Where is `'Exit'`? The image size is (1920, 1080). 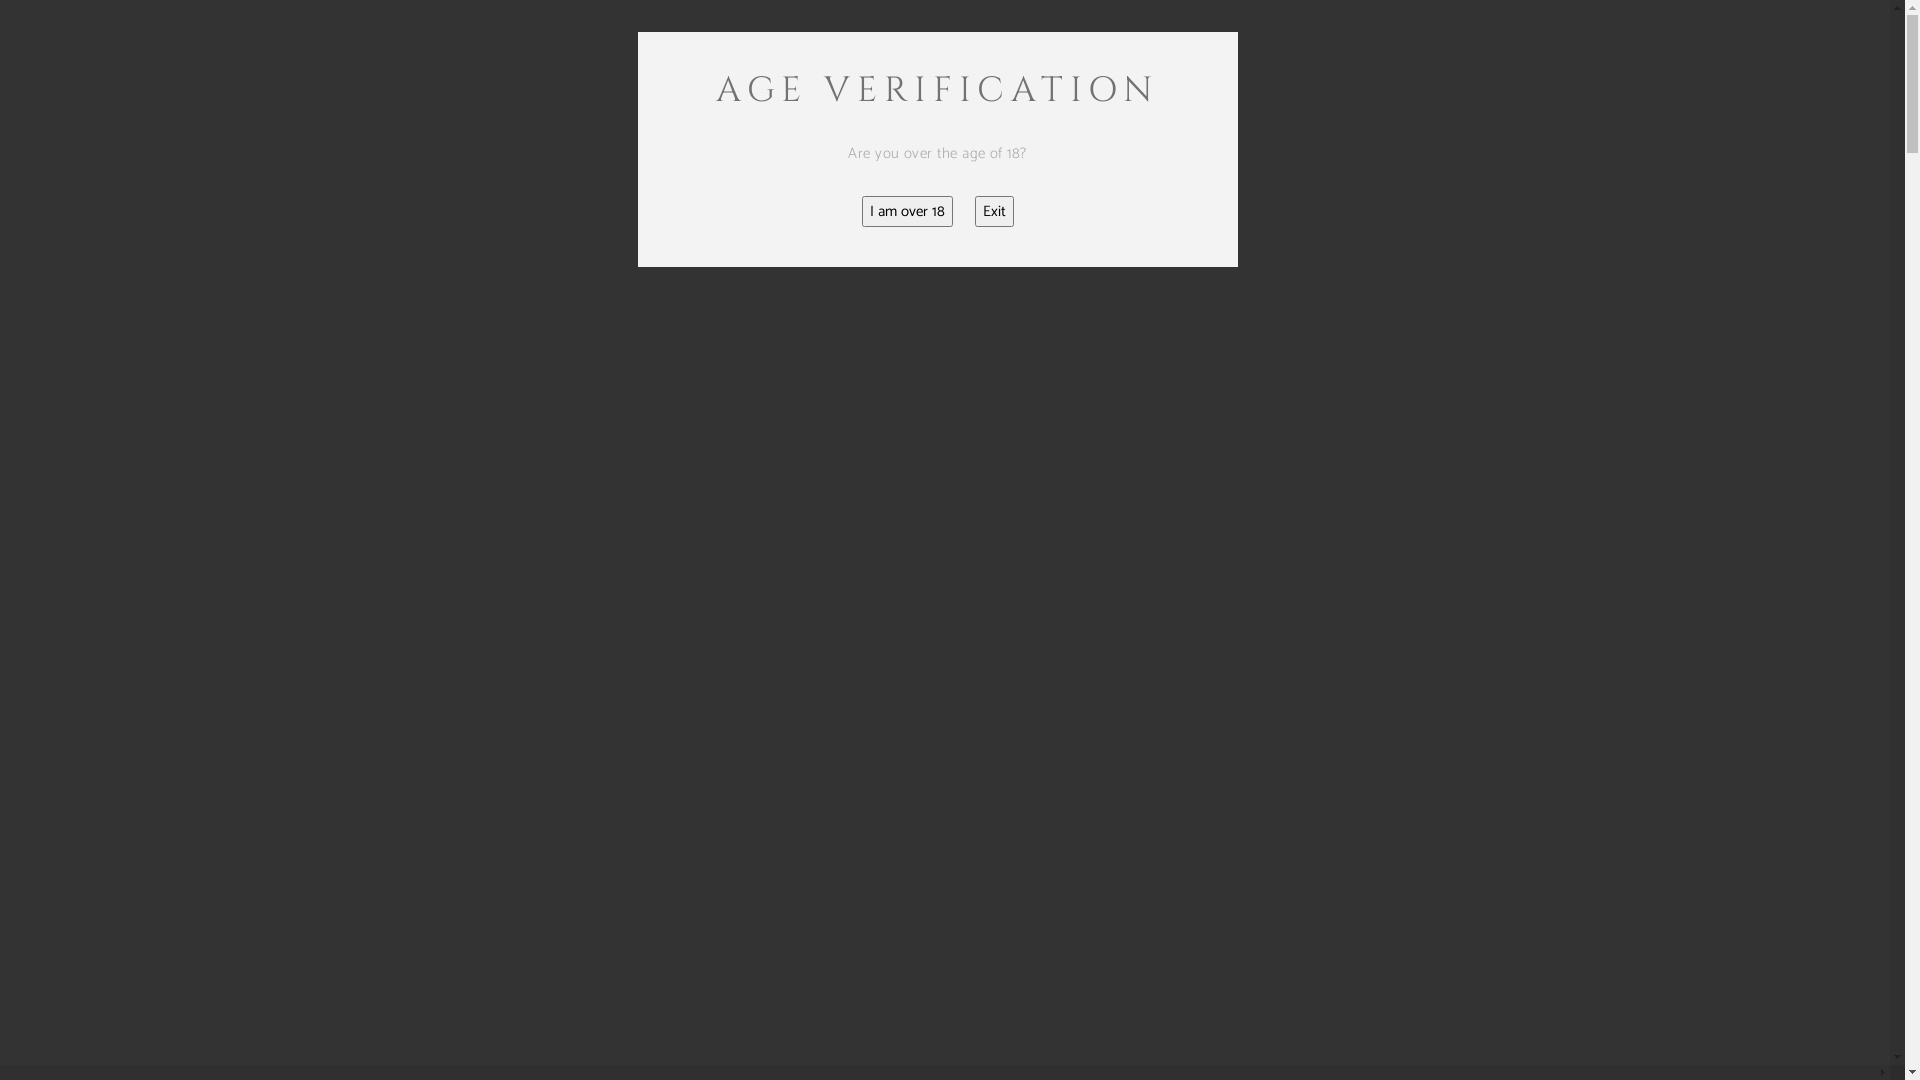
'Exit' is located at coordinates (993, 211).